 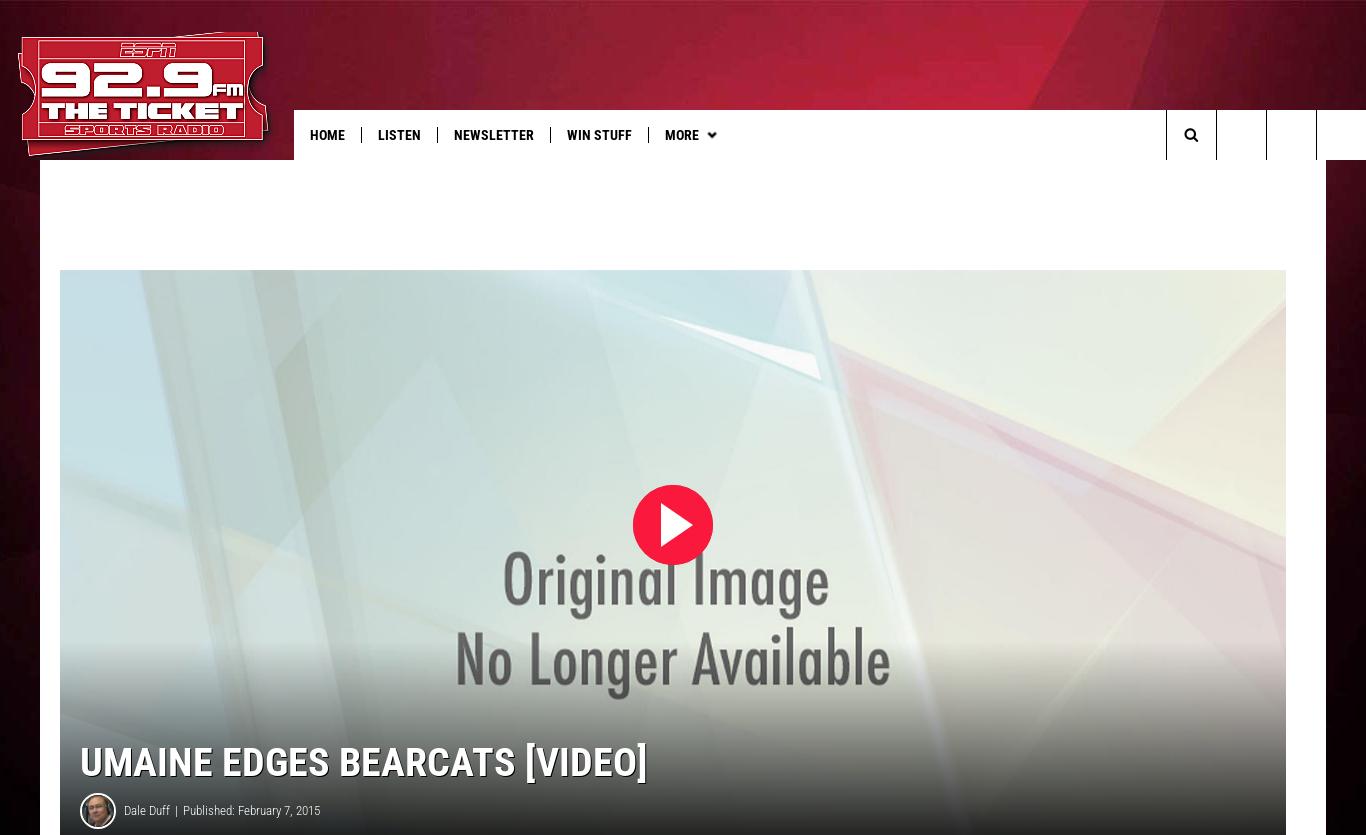 What do you see at coordinates (376, 134) in the screenshot?
I see `'Listen'` at bounding box center [376, 134].